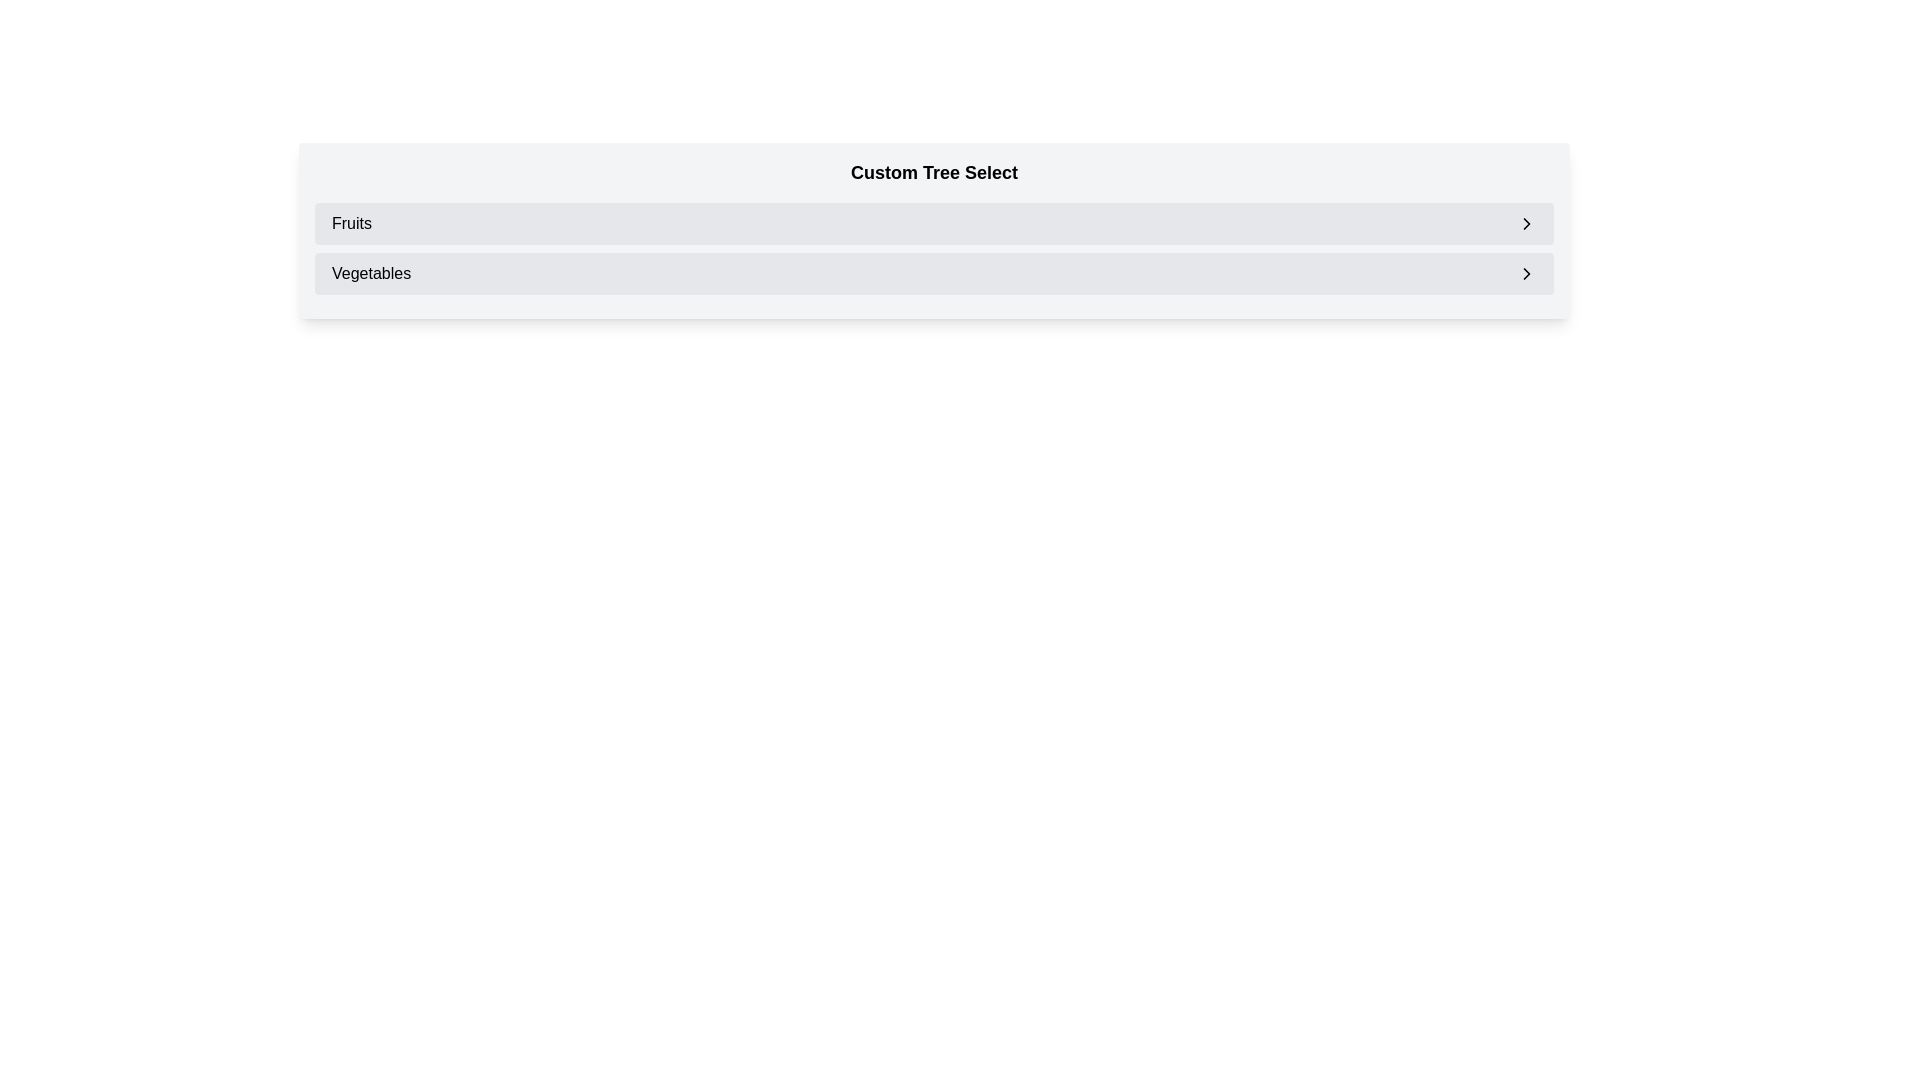 The image size is (1920, 1080). What do you see at coordinates (933, 172) in the screenshot?
I see `attention on the 'Custom Tree Select' title displayed in bold, large font by moving the cursor to its center point` at bounding box center [933, 172].